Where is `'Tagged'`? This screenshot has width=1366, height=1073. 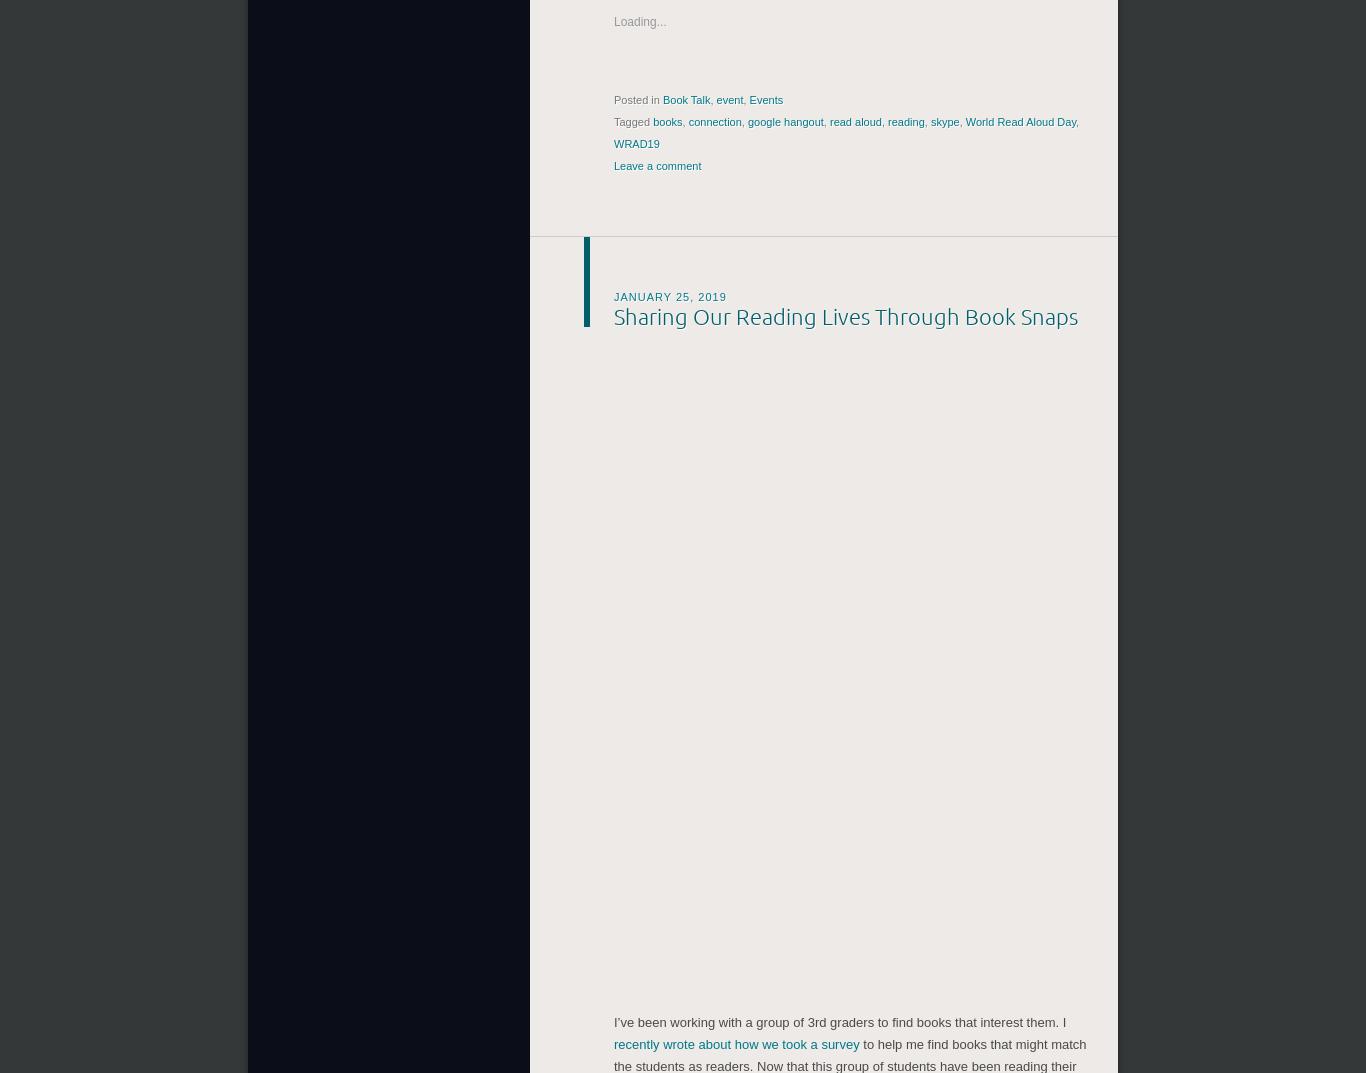
'Tagged' is located at coordinates (613, 118).